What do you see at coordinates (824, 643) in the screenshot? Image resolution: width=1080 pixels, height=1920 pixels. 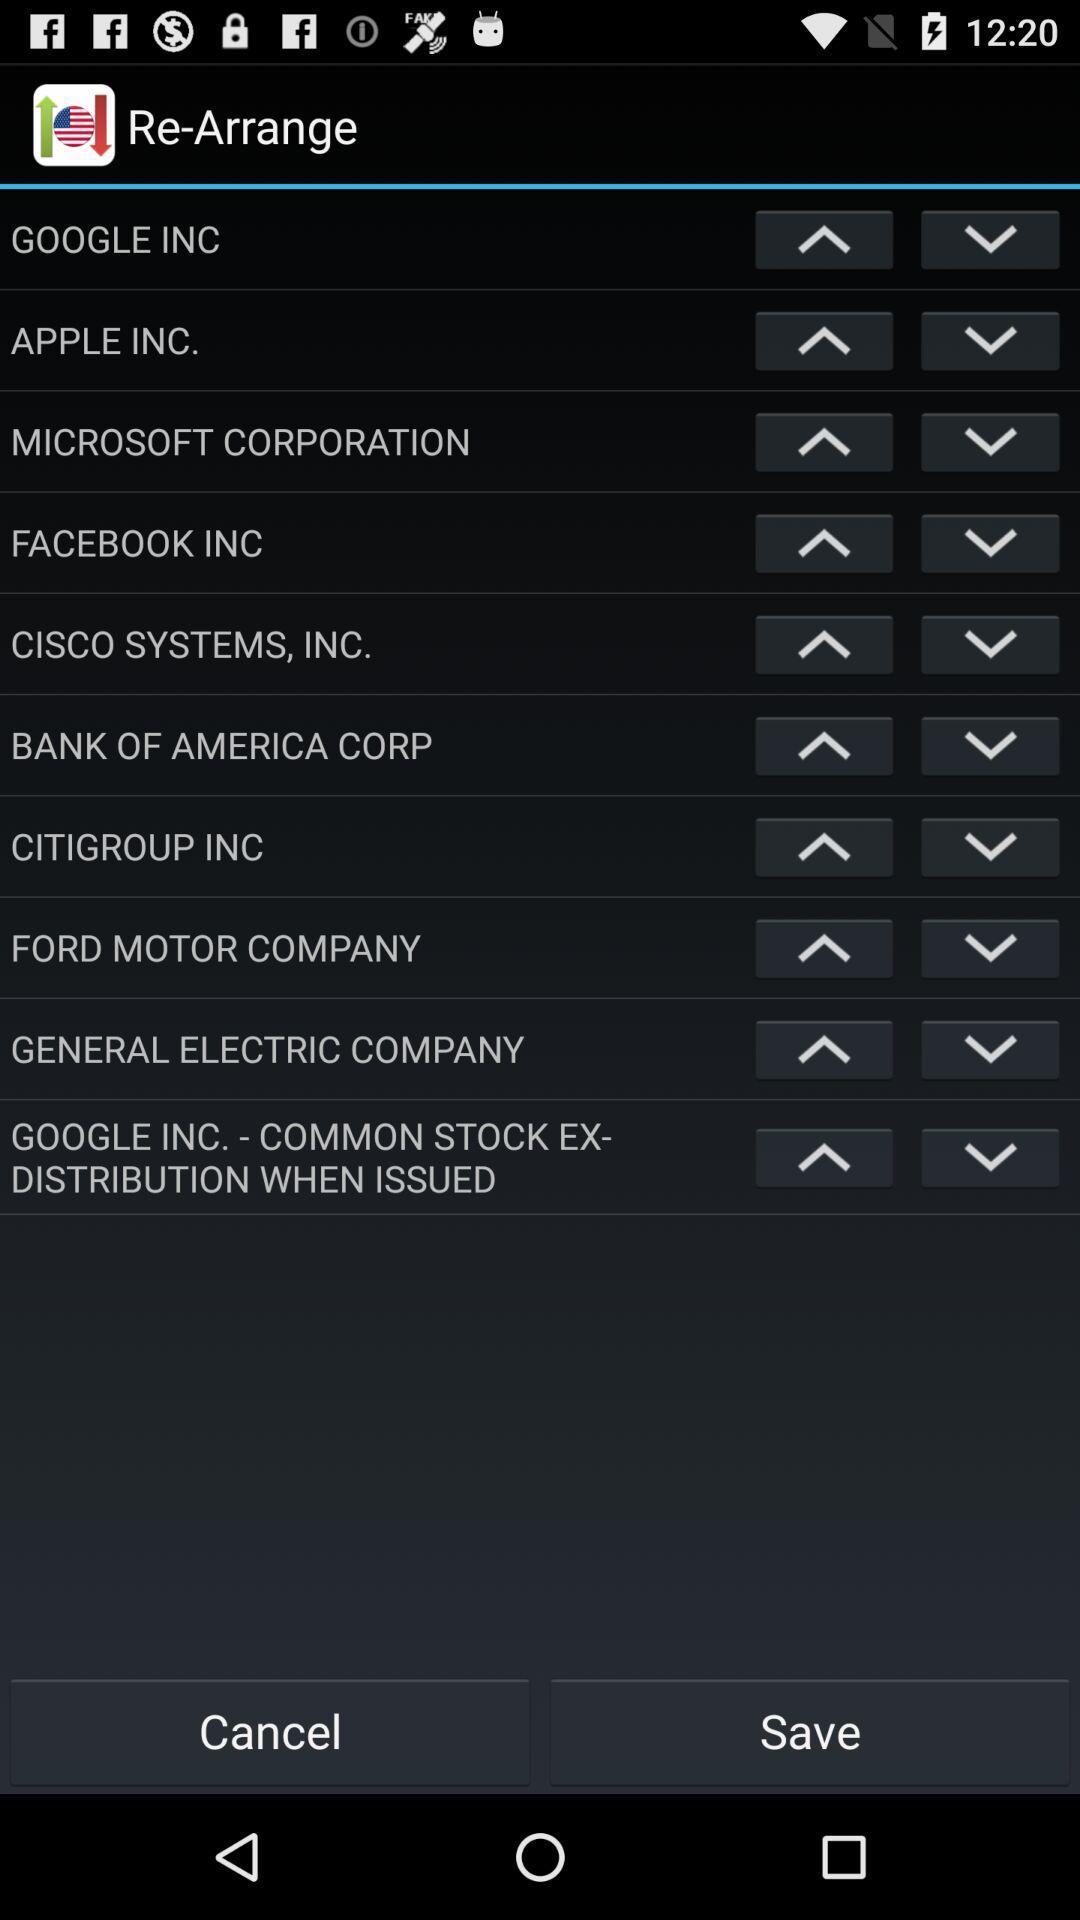 I see `move item up list` at bounding box center [824, 643].